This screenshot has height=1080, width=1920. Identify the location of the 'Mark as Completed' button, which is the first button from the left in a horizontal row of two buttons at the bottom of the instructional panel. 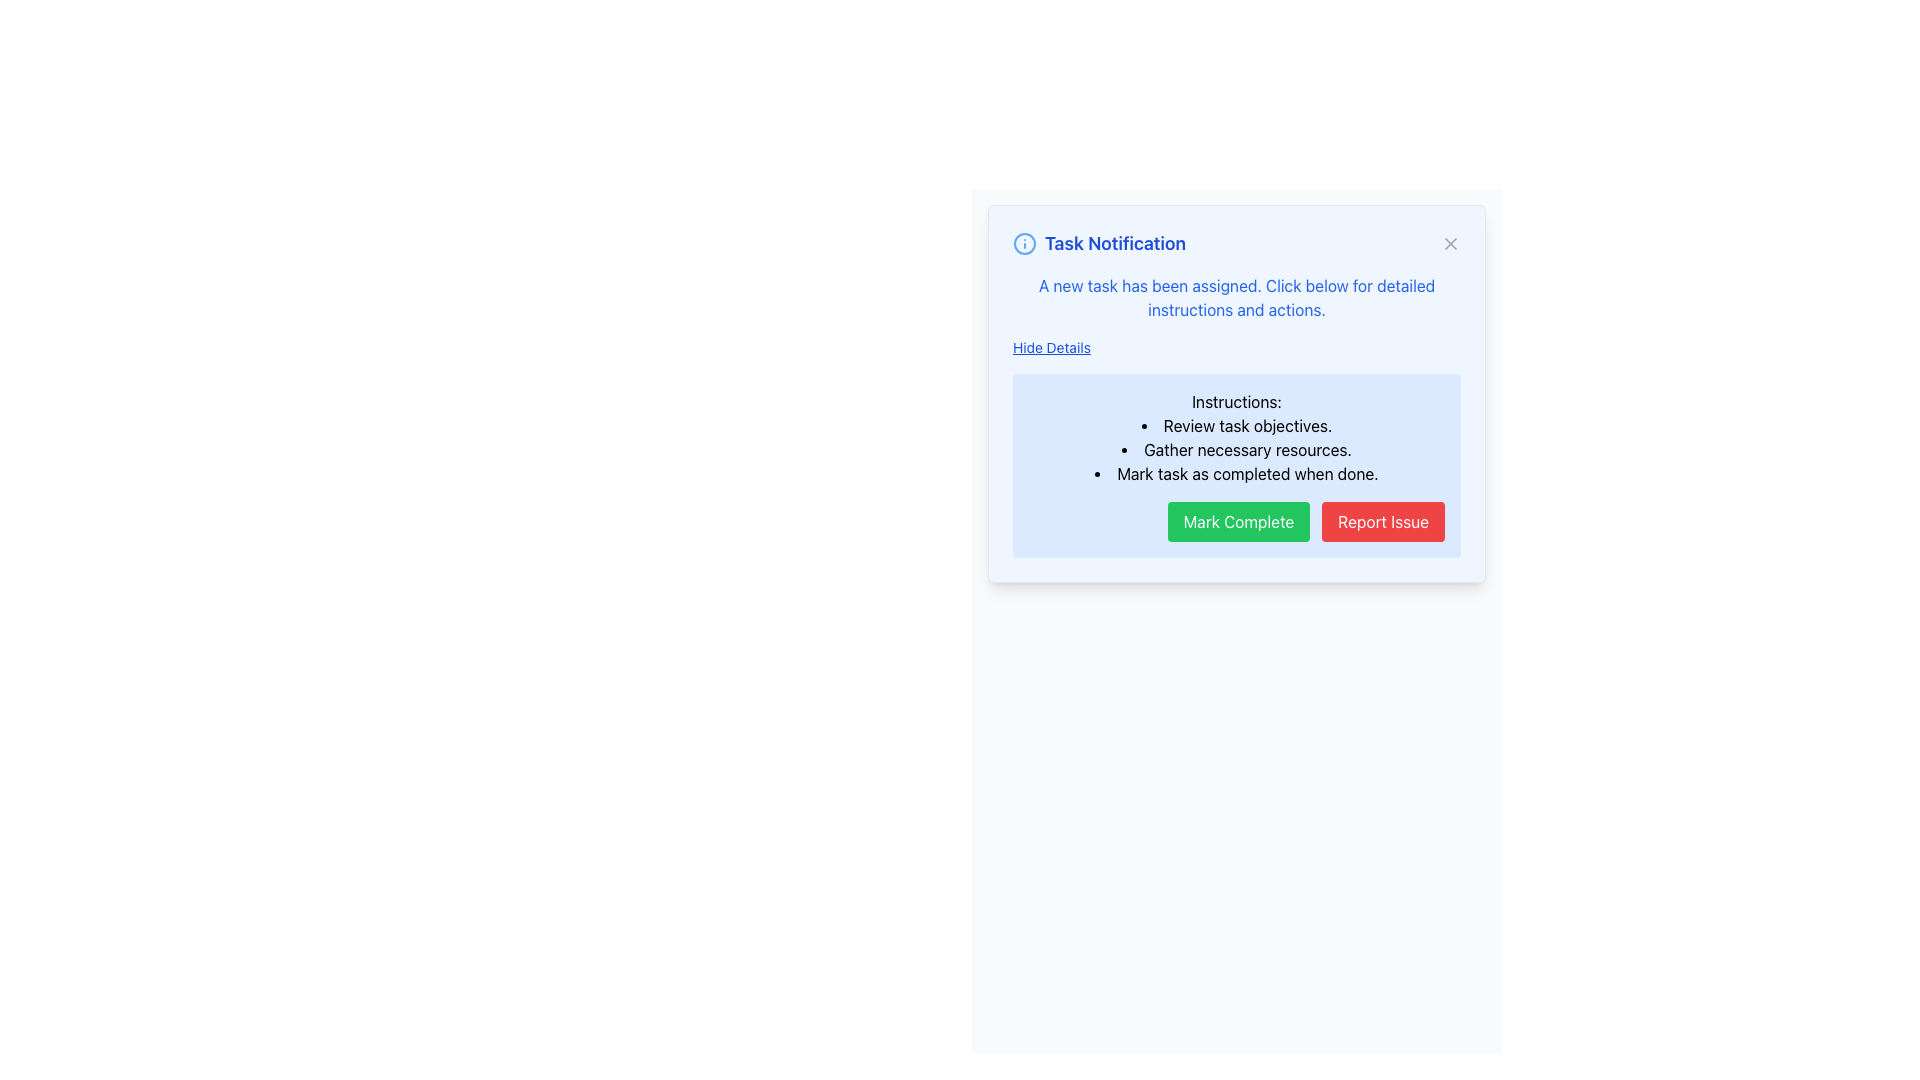
(1237, 520).